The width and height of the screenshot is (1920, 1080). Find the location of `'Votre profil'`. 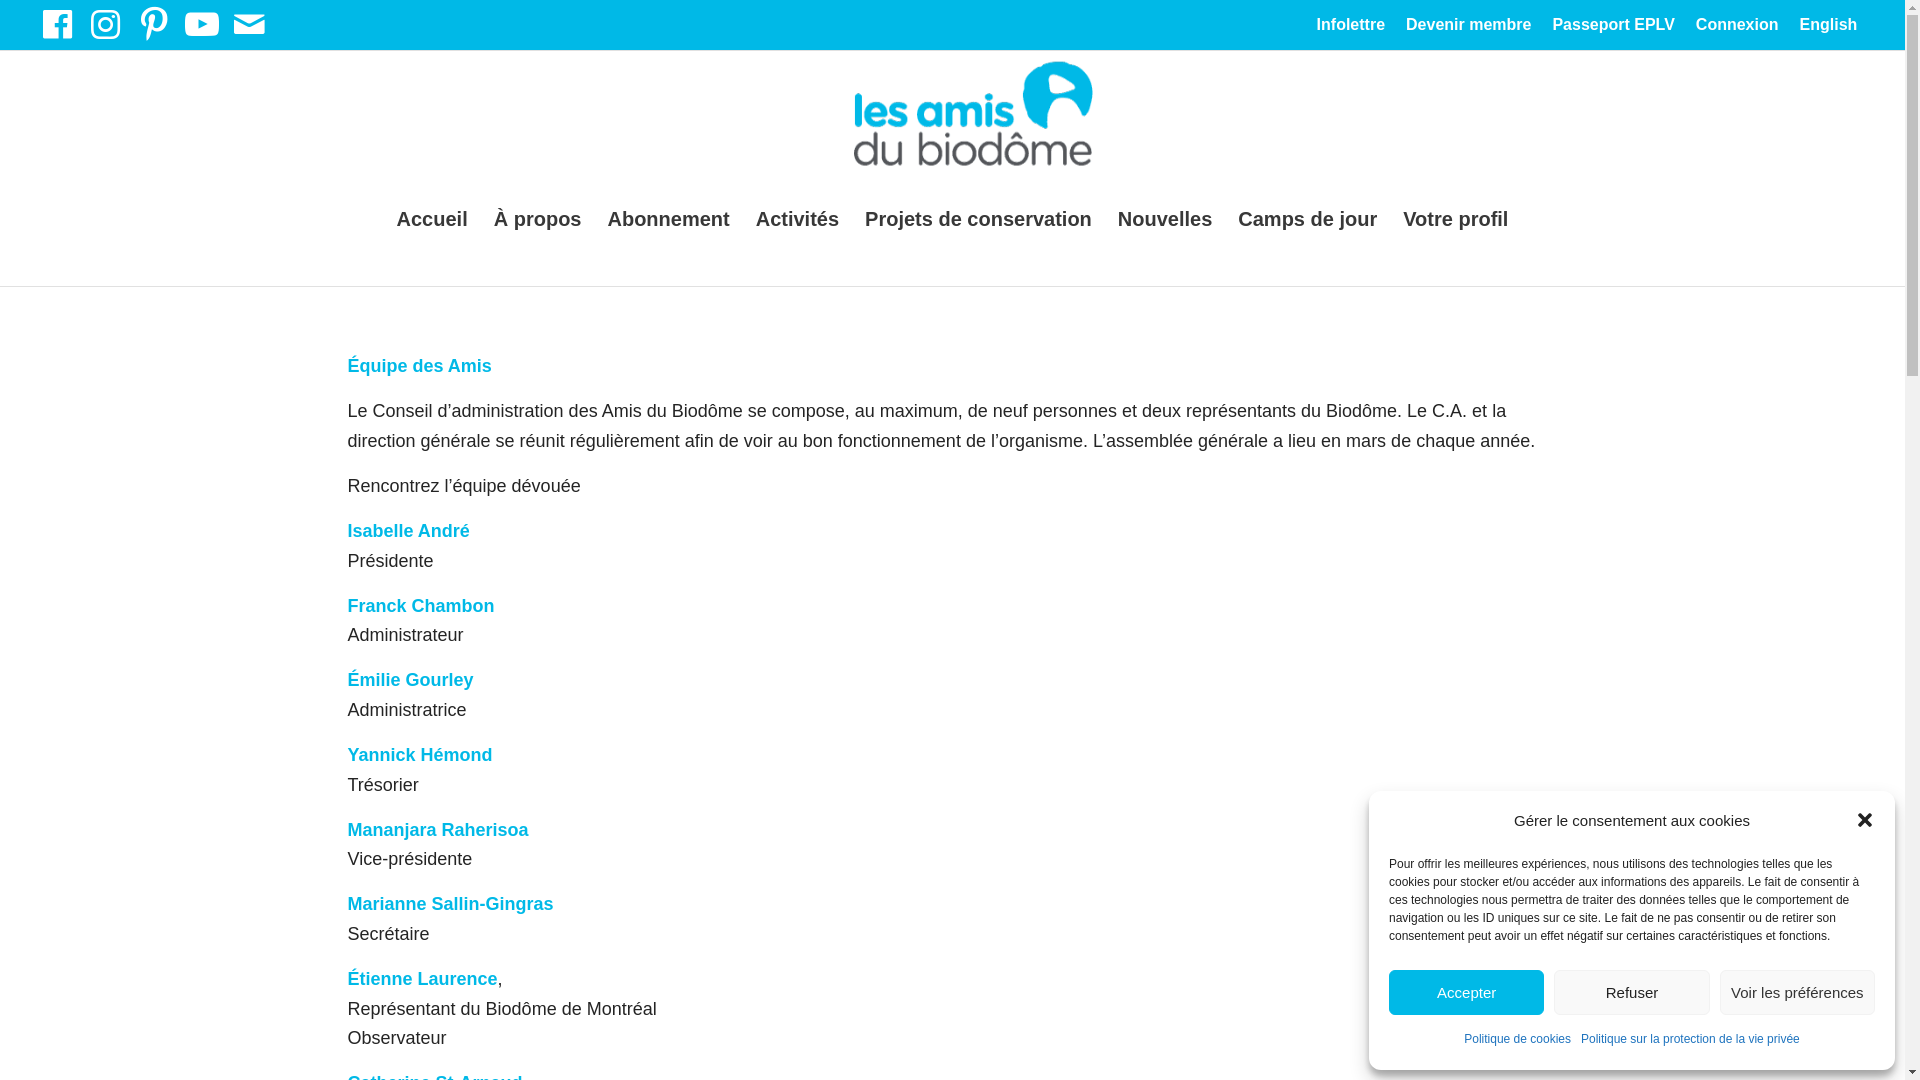

'Votre profil' is located at coordinates (1389, 219).